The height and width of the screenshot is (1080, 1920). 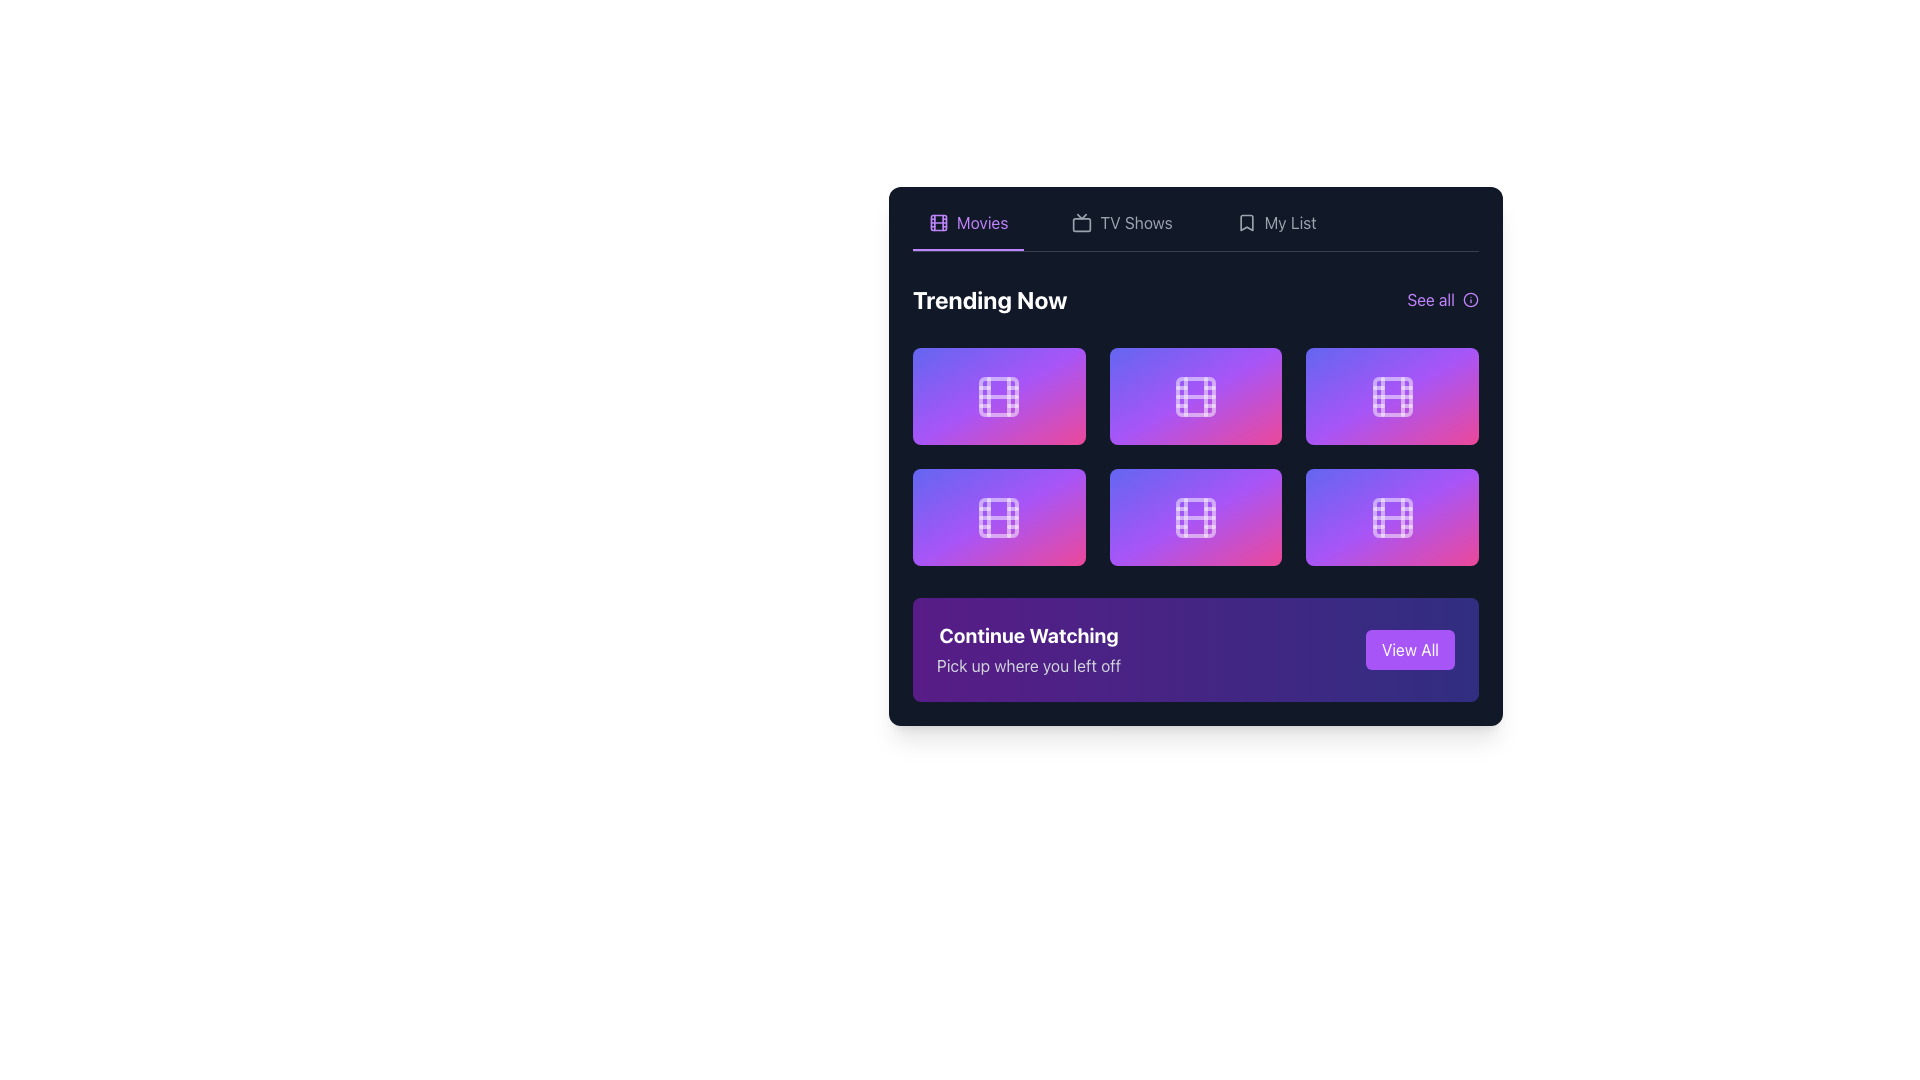 What do you see at coordinates (1391, 396) in the screenshot?
I see `the Media item card with a gradient background transitioning from purple to pink and a white film or grid icon, located in the third column of the top row in the 'Trending Now' section` at bounding box center [1391, 396].